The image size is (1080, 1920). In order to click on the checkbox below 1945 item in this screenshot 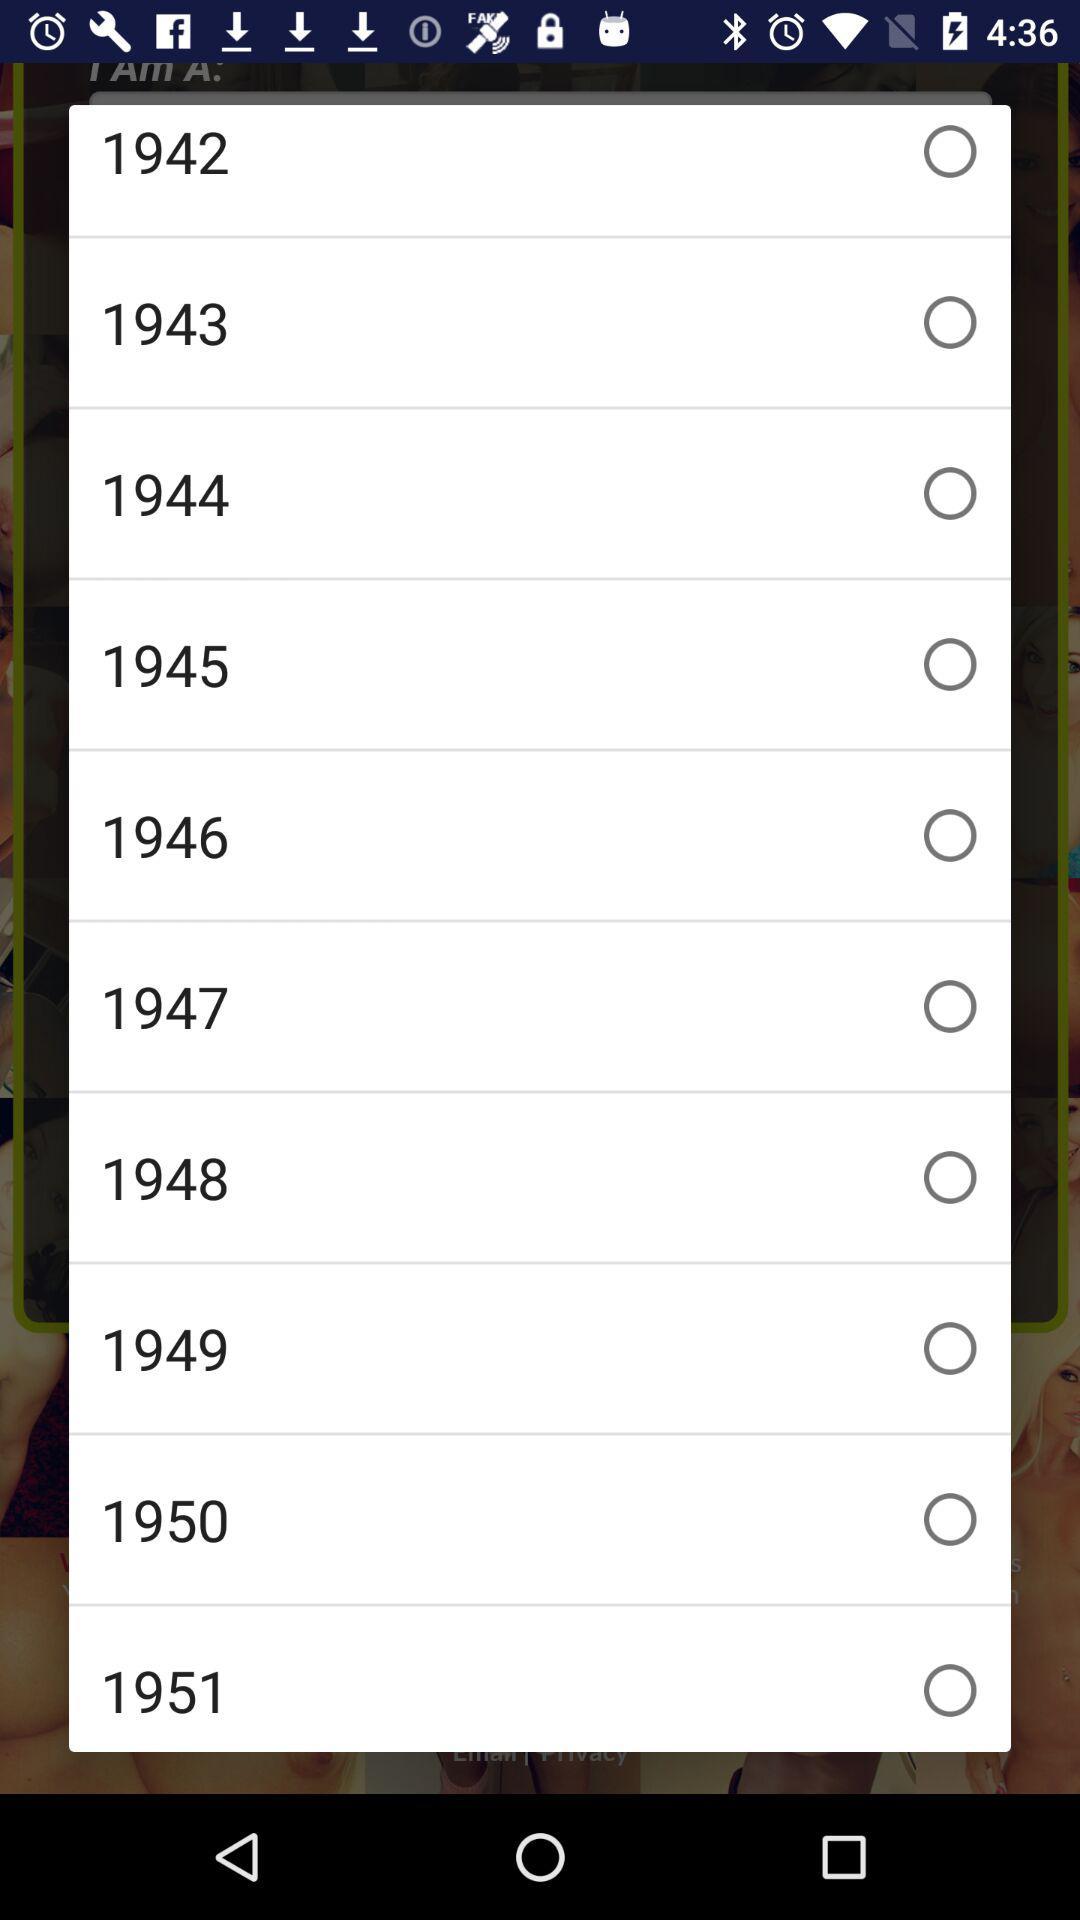, I will do `click(540, 835)`.